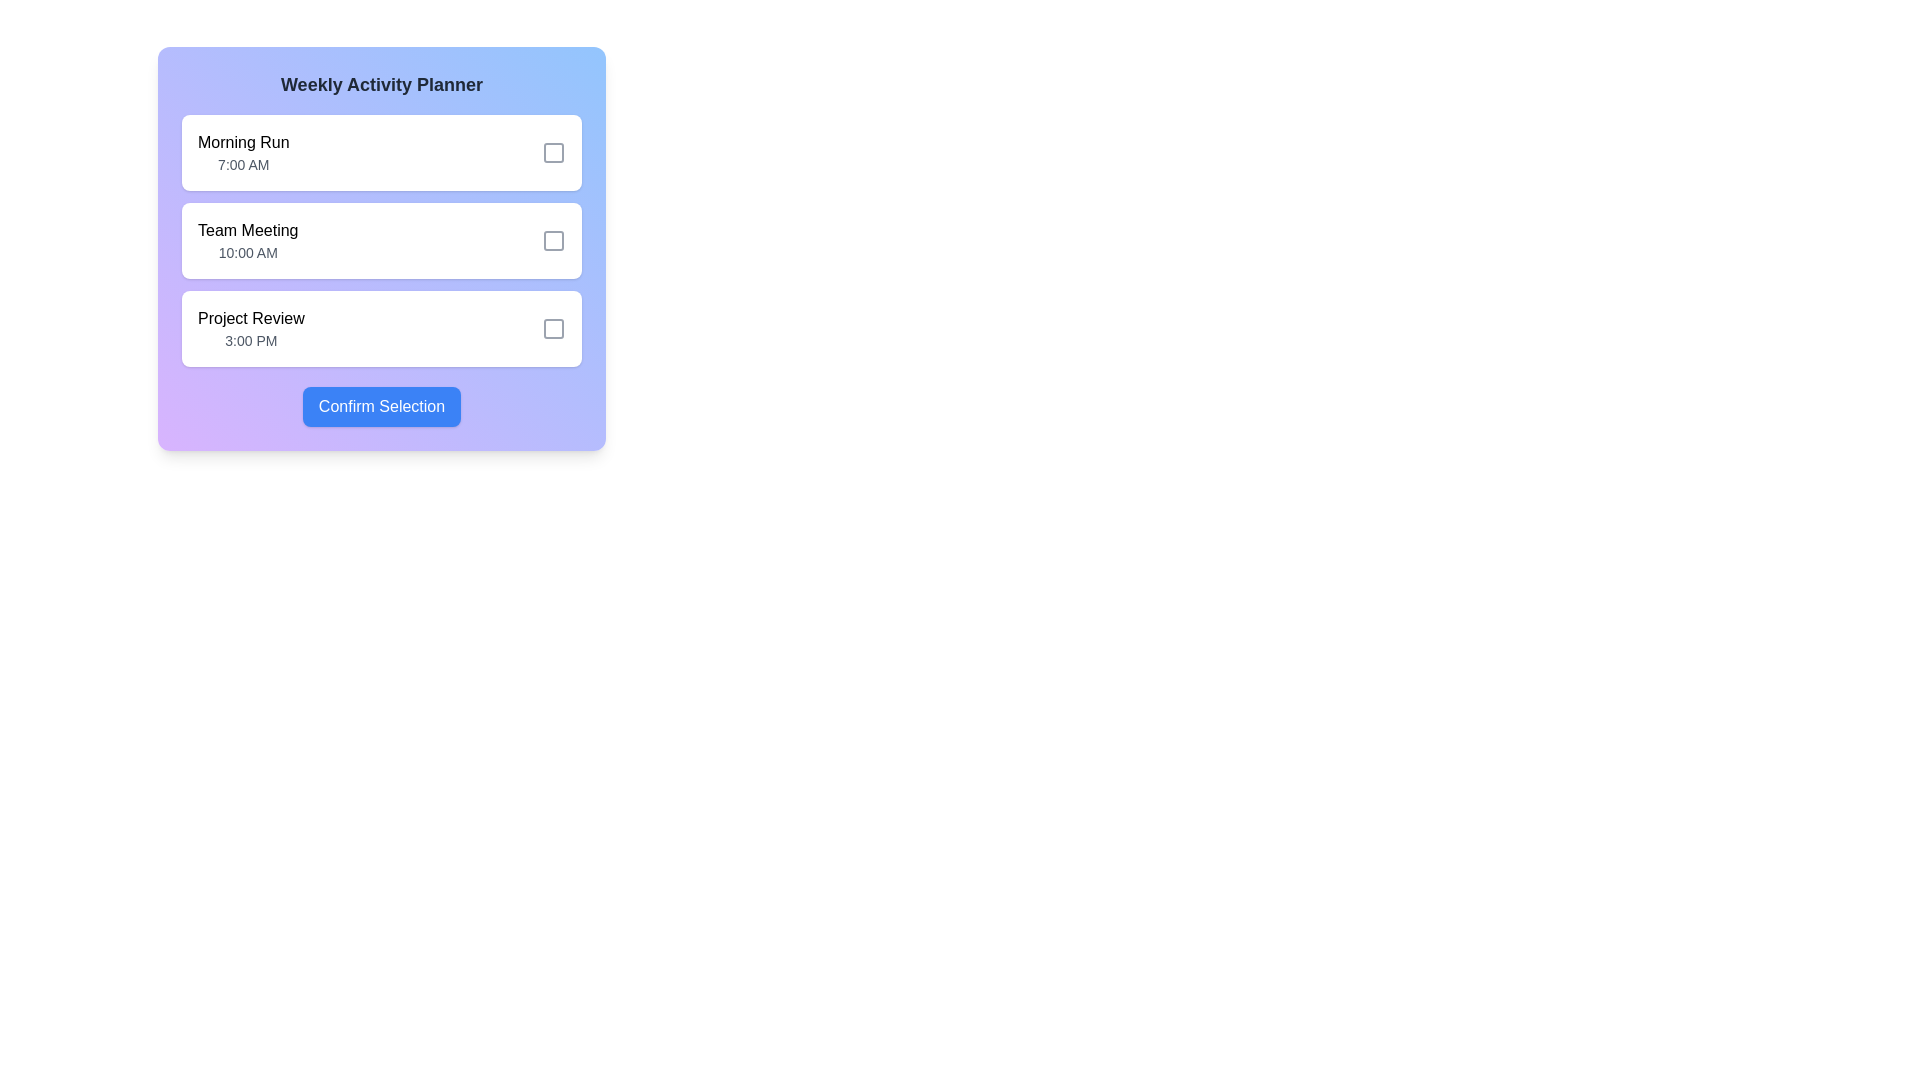  I want to click on the text label element displaying 'Team Meeting' which is the second entry in a list of scheduled activities, so click(247, 230).